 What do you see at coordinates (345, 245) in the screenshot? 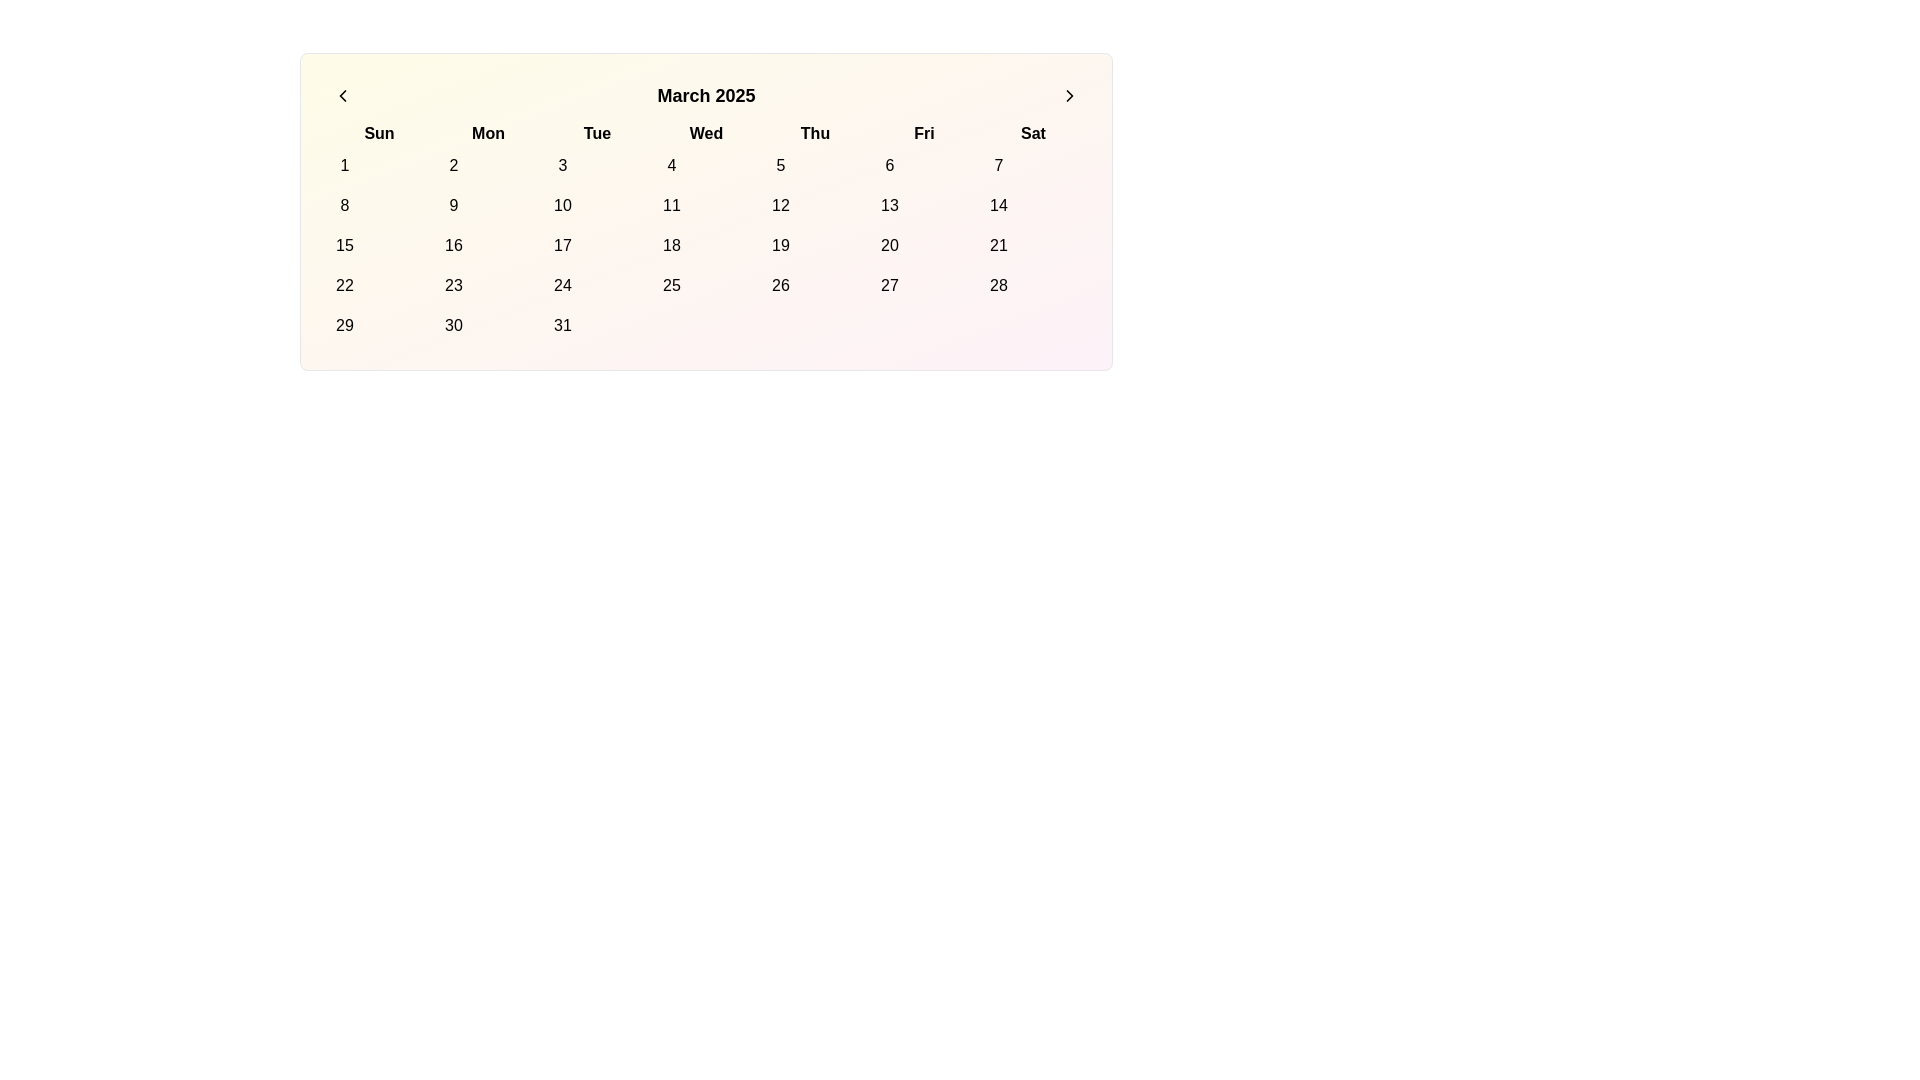
I see `the circular calendar day button labeled '15'` at bounding box center [345, 245].